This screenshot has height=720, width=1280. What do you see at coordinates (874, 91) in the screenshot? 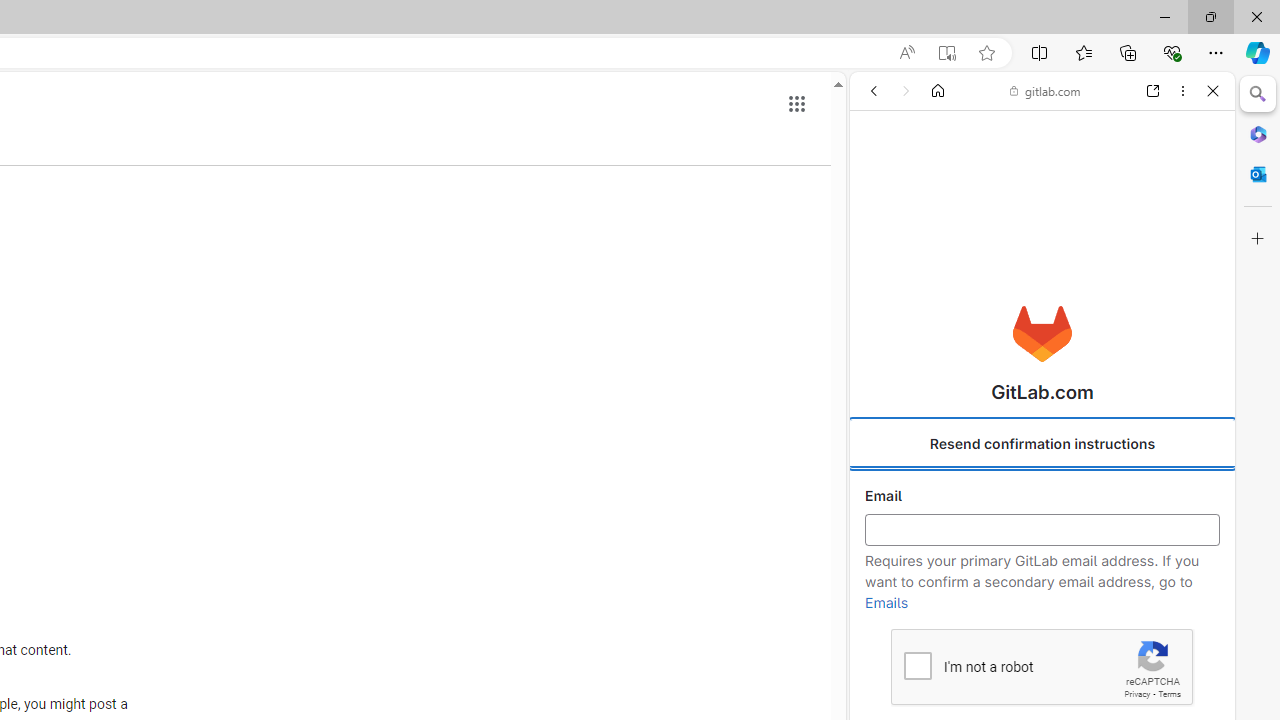
I see `'Back'` at bounding box center [874, 91].